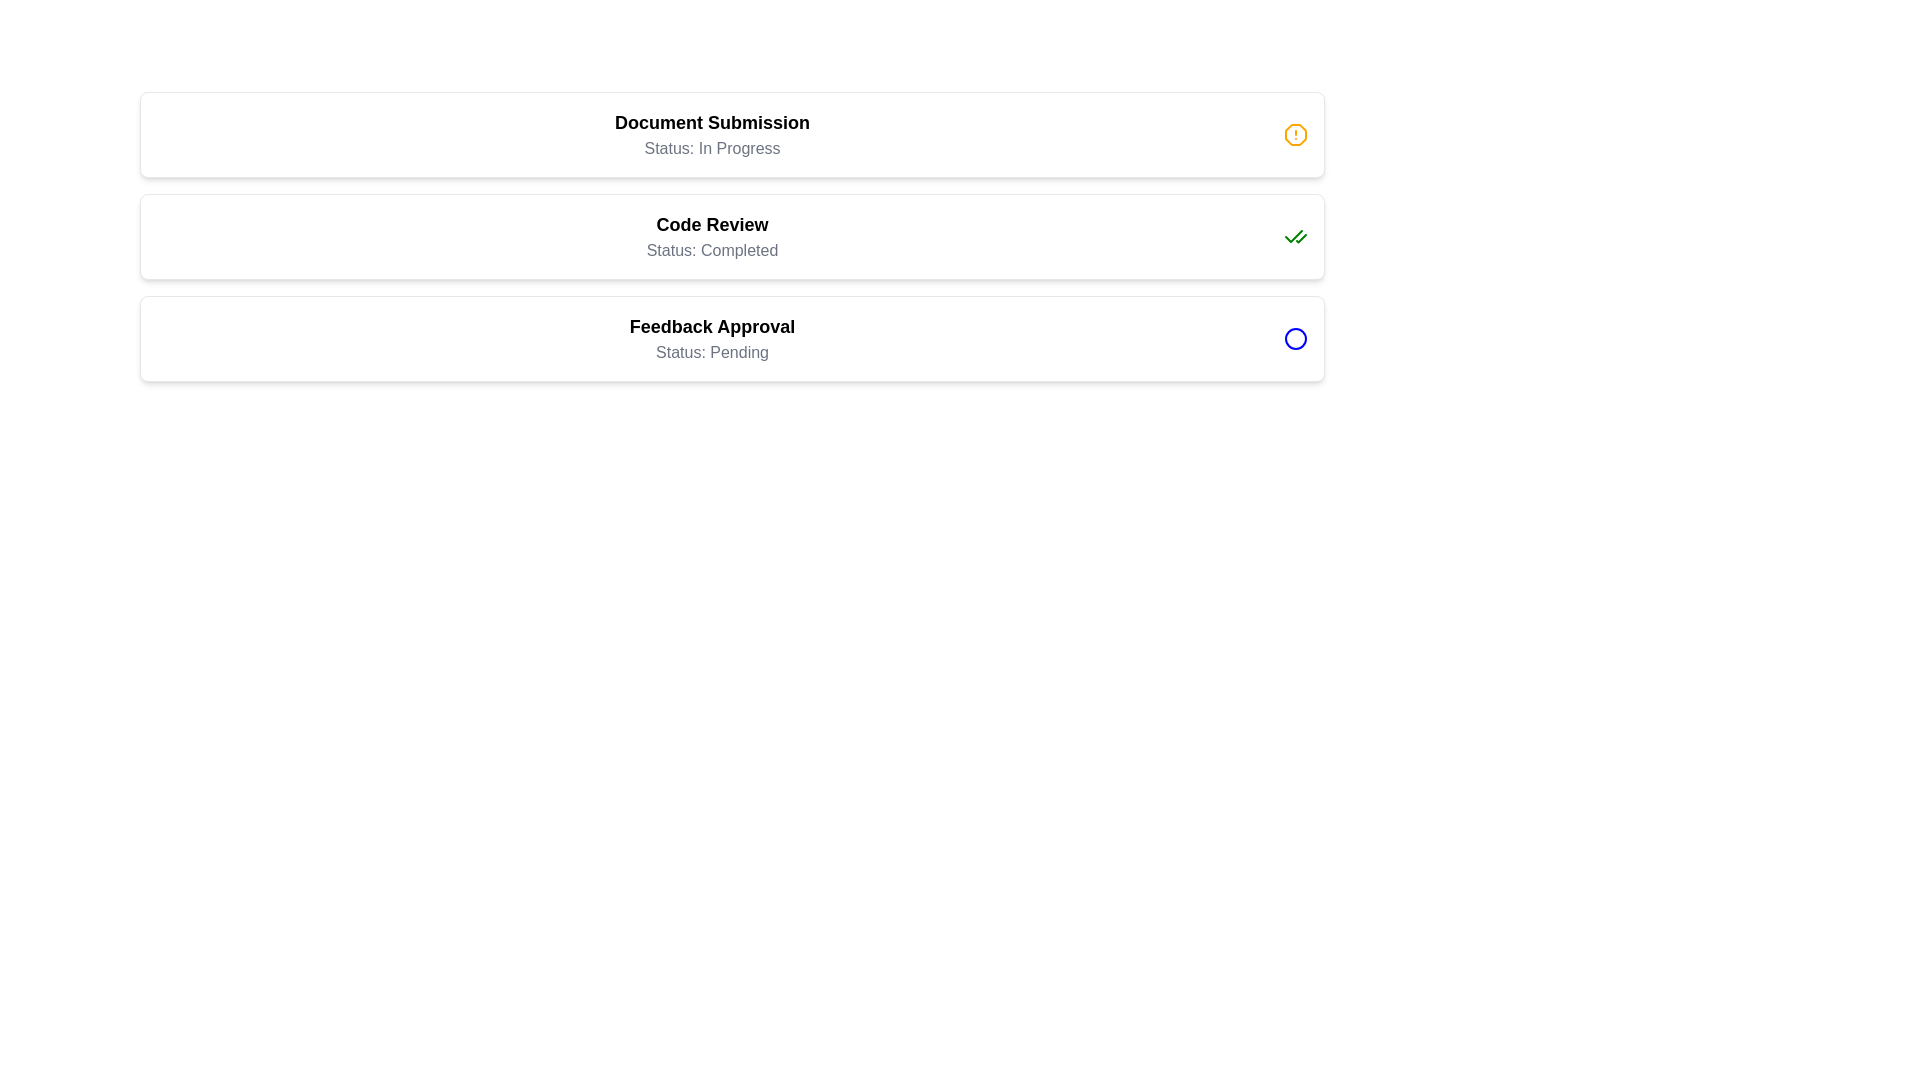 This screenshot has width=1920, height=1080. What do you see at coordinates (712, 249) in the screenshot?
I see `the text label displaying 'Status: Completed' located underneath the title 'Code Review'` at bounding box center [712, 249].